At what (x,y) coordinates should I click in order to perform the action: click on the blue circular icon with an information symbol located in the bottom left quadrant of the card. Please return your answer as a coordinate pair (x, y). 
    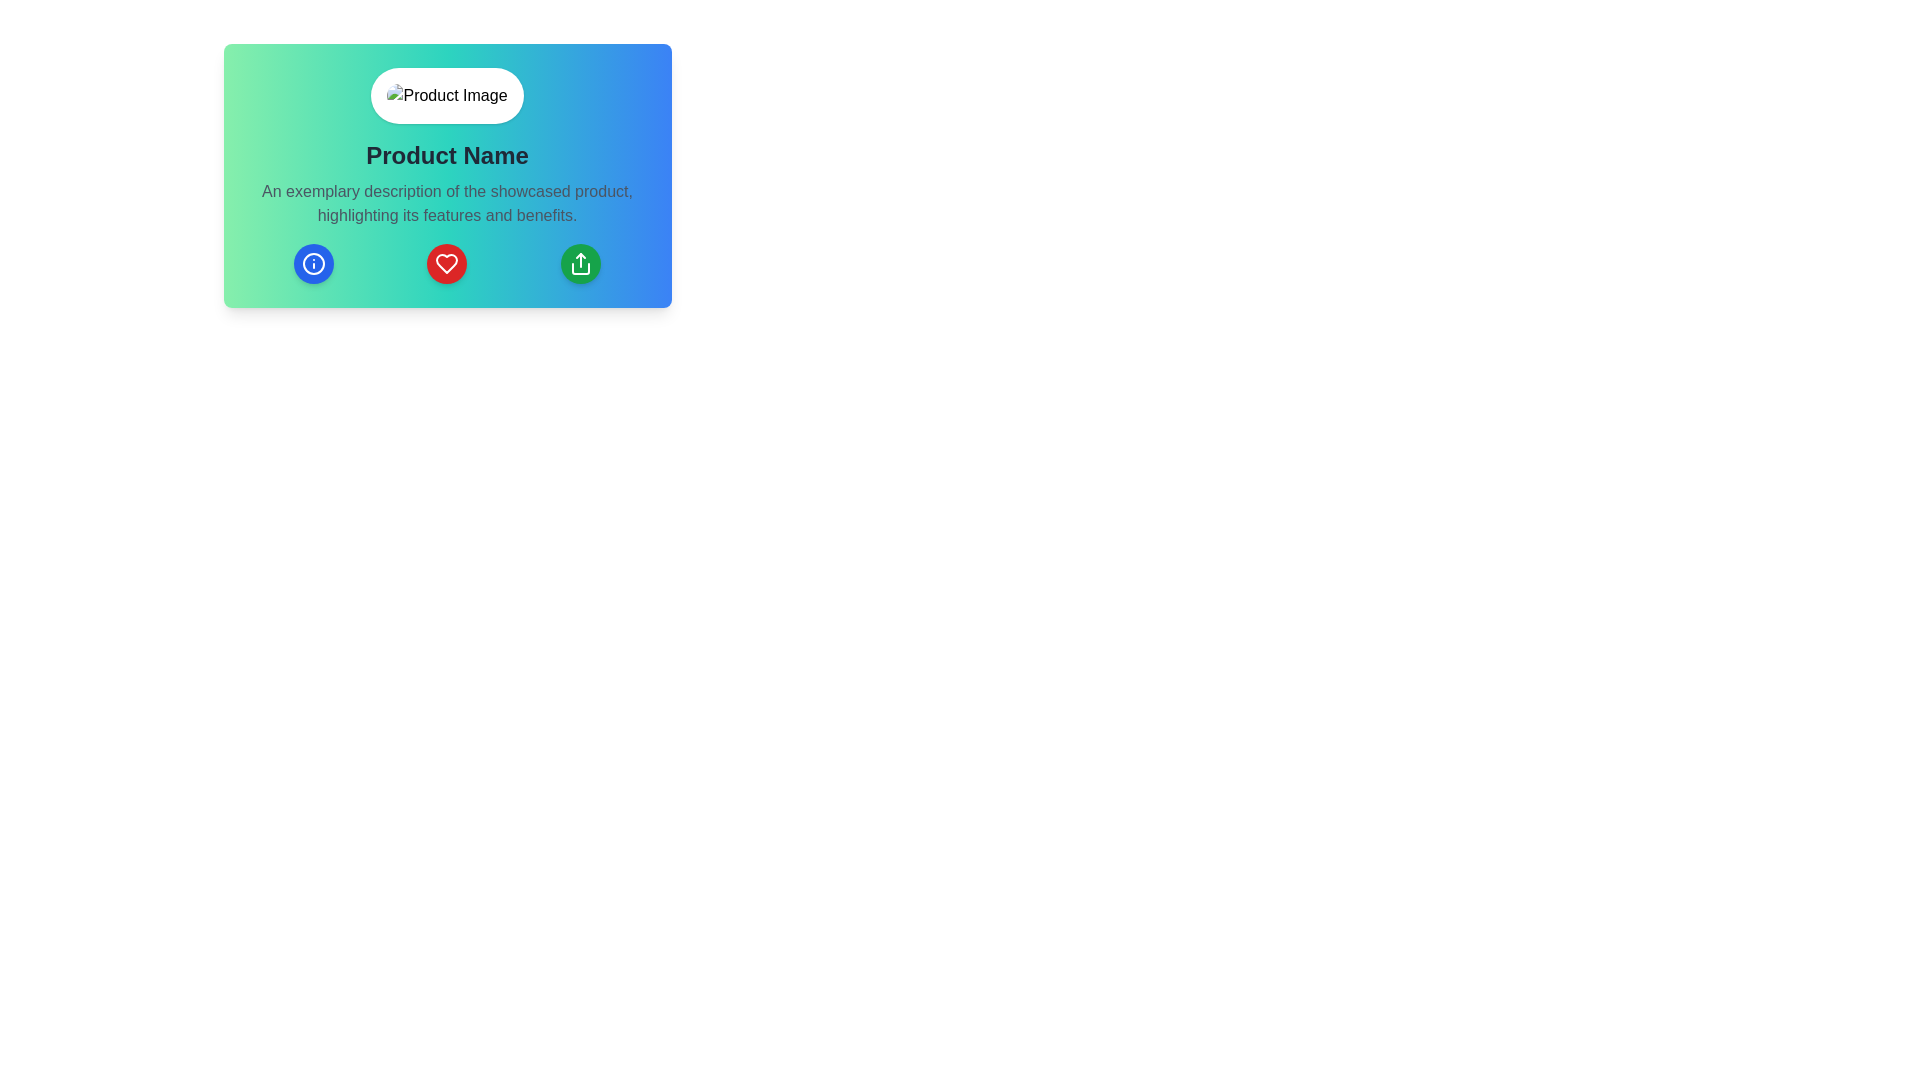
    Looking at the image, I should click on (312, 262).